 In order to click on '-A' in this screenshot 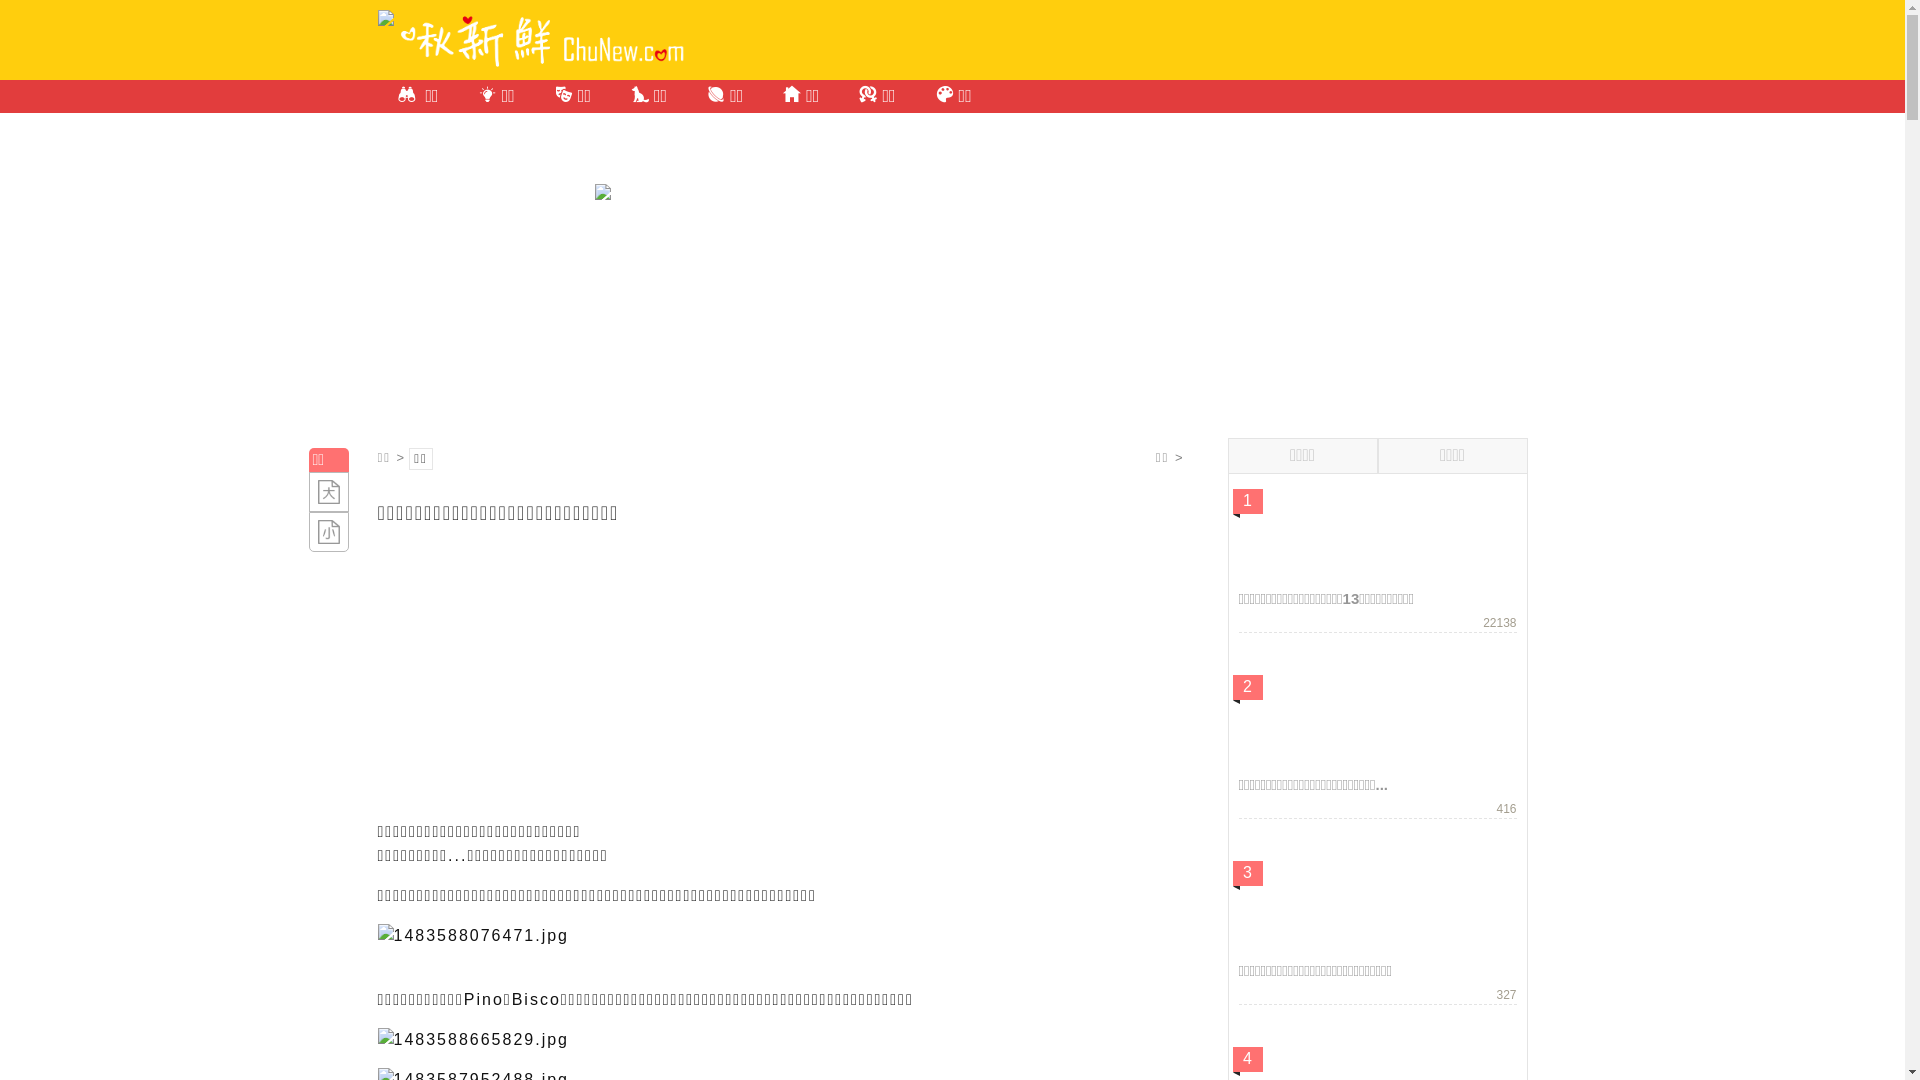, I will do `click(327, 531)`.